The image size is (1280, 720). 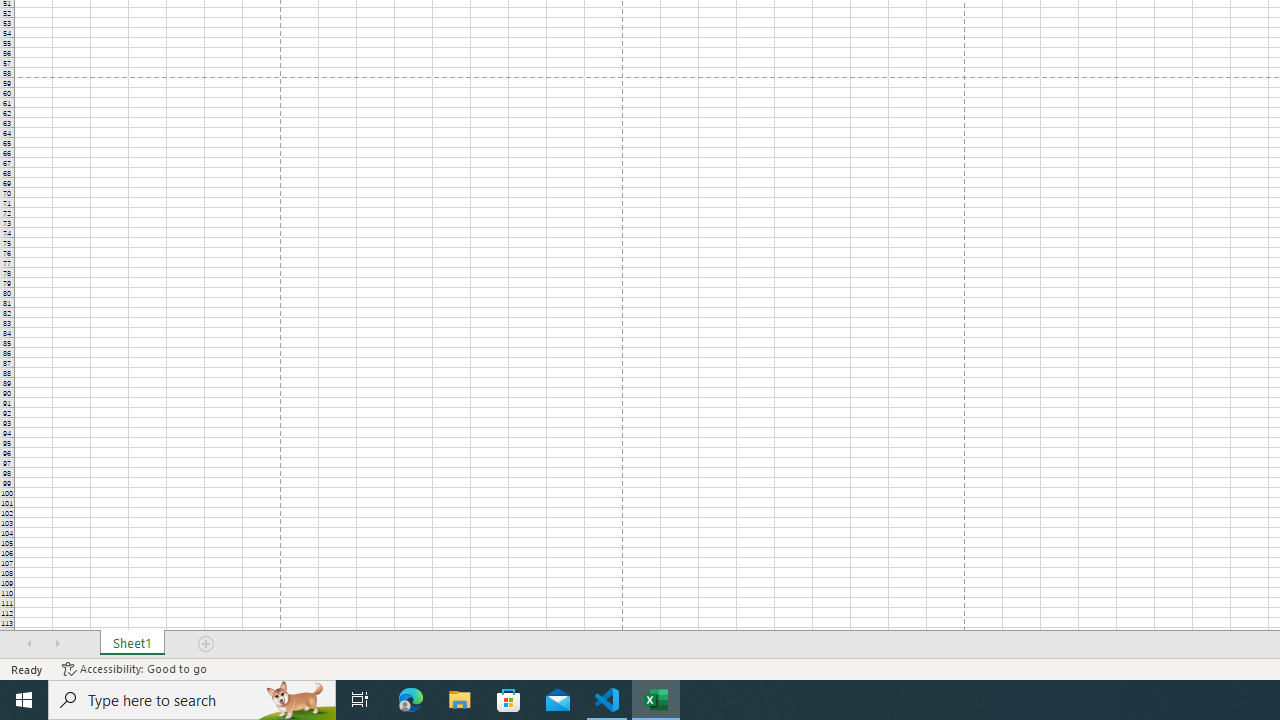 What do you see at coordinates (57, 644) in the screenshot?
I see `'Scroll Right'` at bounding box center [57, 644].